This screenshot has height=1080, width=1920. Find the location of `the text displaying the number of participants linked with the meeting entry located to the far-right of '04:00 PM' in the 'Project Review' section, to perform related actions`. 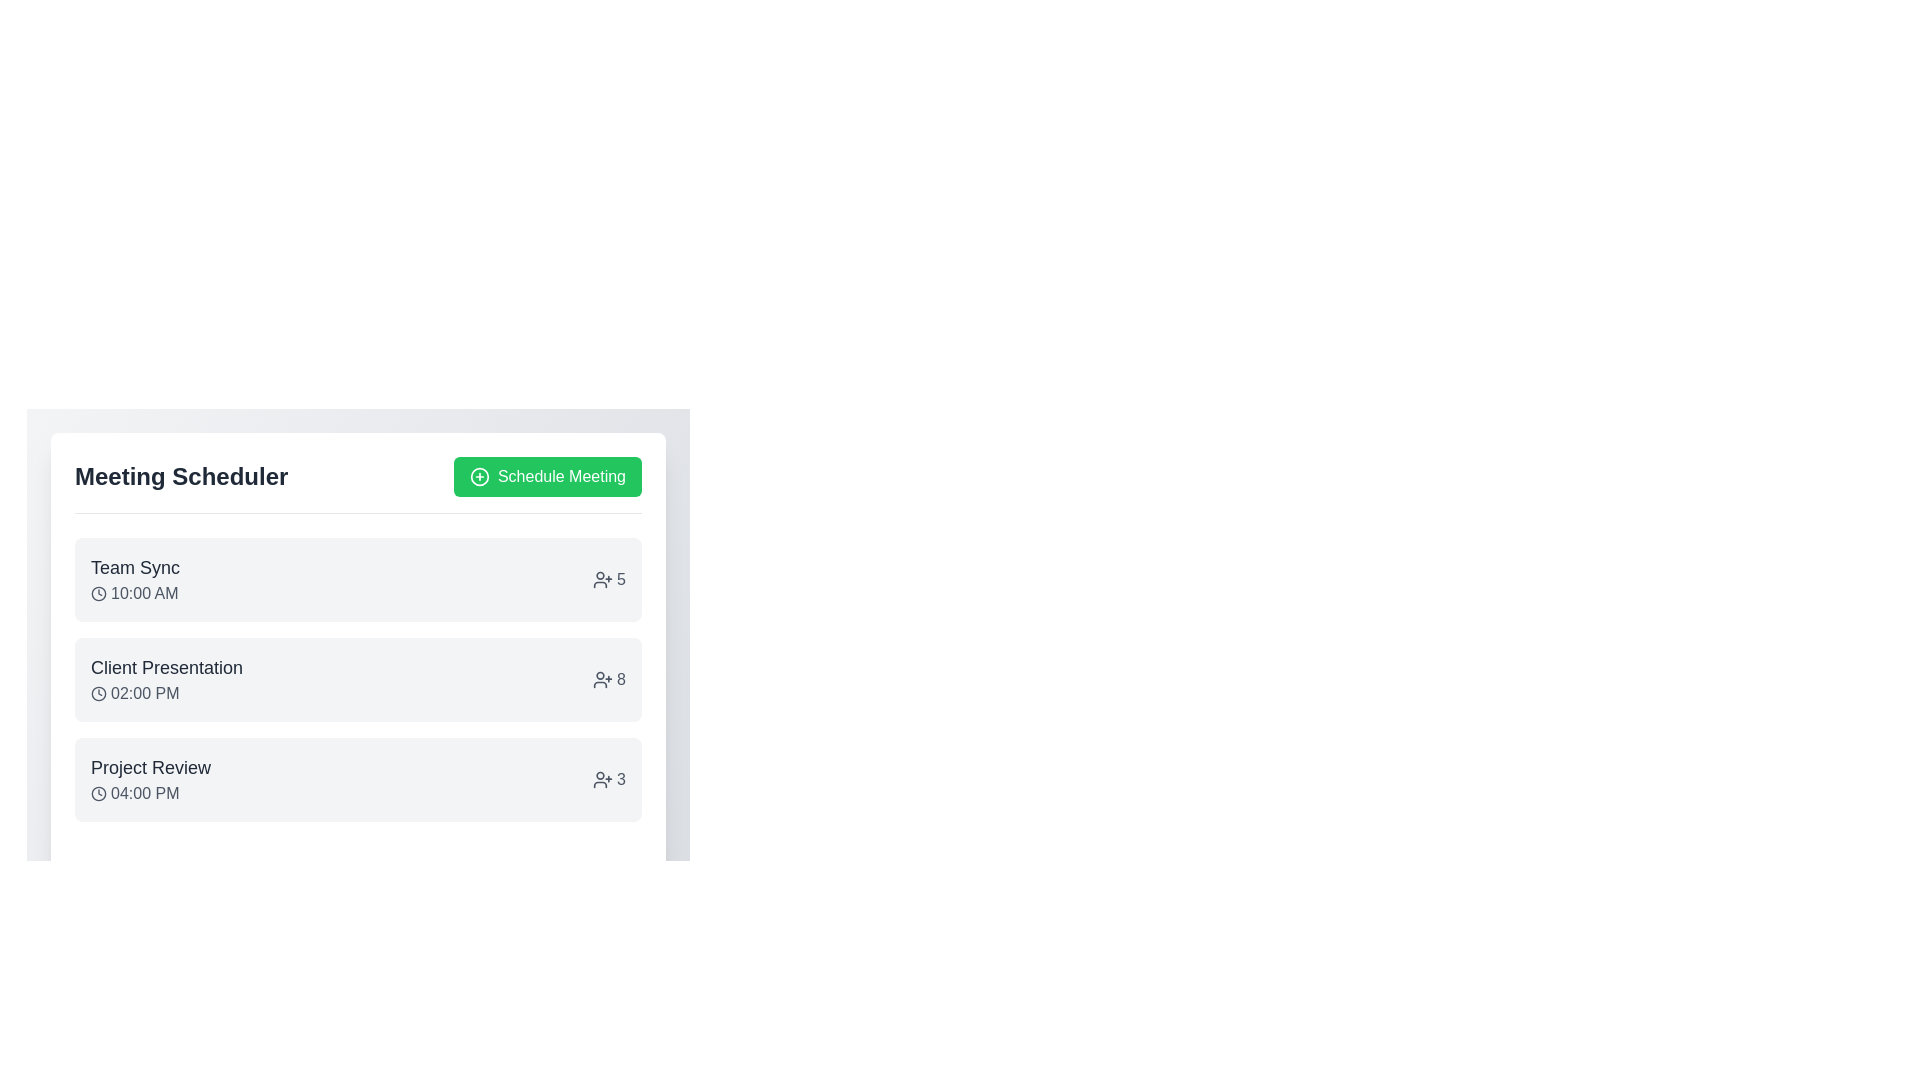

the text displaying the number of participants linked with the meeting entry located to the far-right of '04:00 PM' in the 'Project Review' section, to perform related actions is located at coordinates (608, 778).